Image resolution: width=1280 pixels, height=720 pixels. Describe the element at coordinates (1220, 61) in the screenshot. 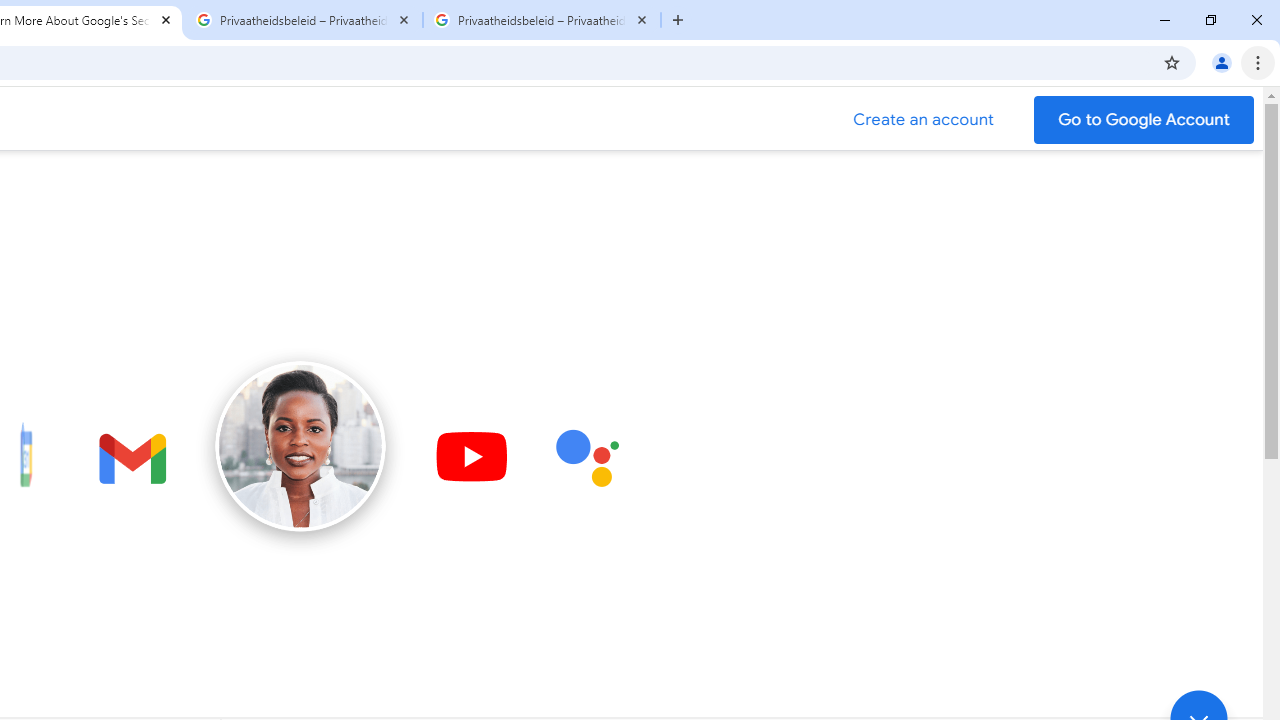

I see `'You'` at that location.